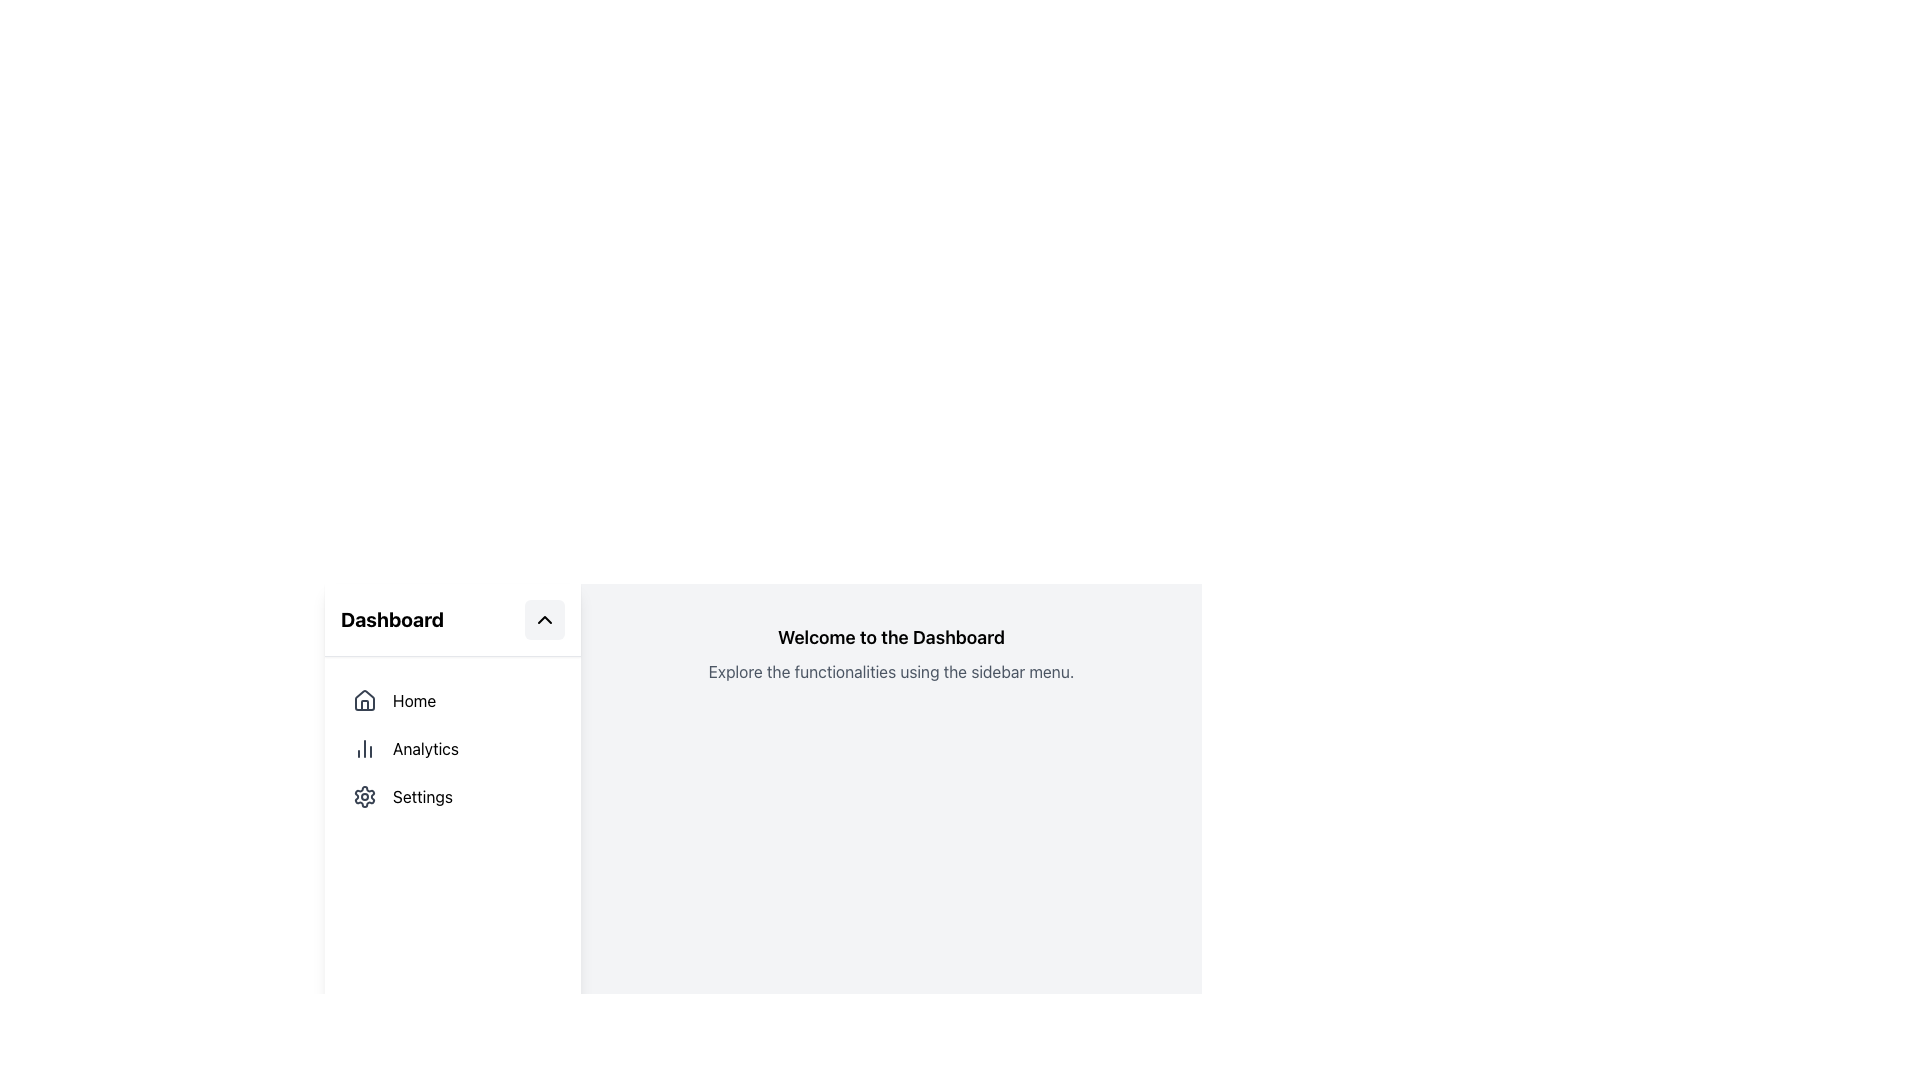 The image size is (1920, 1080). What do you see at coordinates (364, 796) in the screenshot?
I see `the settings SVG-based icon located in the left vertical sidebar, which is positioned below the 'Analytics' button` at bounding box center [364, 796].